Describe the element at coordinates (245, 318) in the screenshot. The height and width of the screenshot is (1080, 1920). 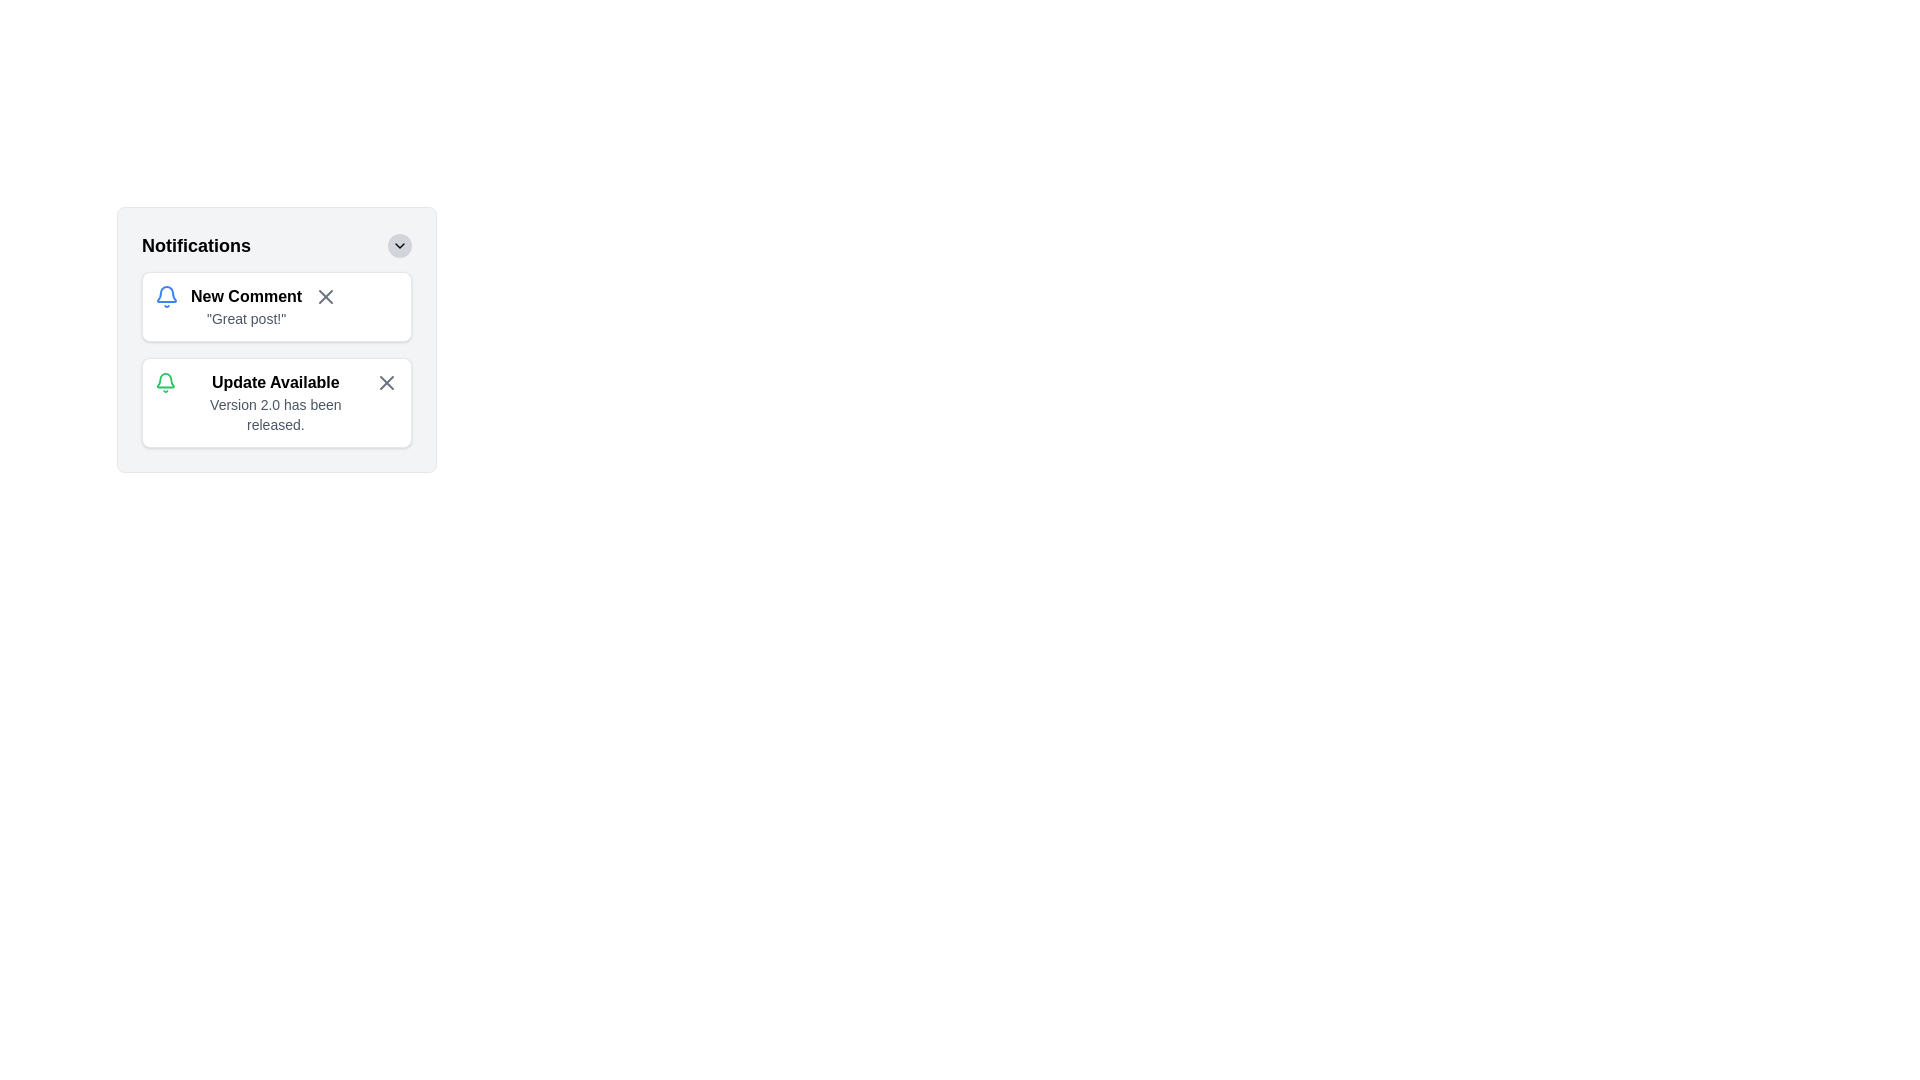
I see `text from the preview or summary of the comment located in the notification card under the title 'New Comment'` at that location.